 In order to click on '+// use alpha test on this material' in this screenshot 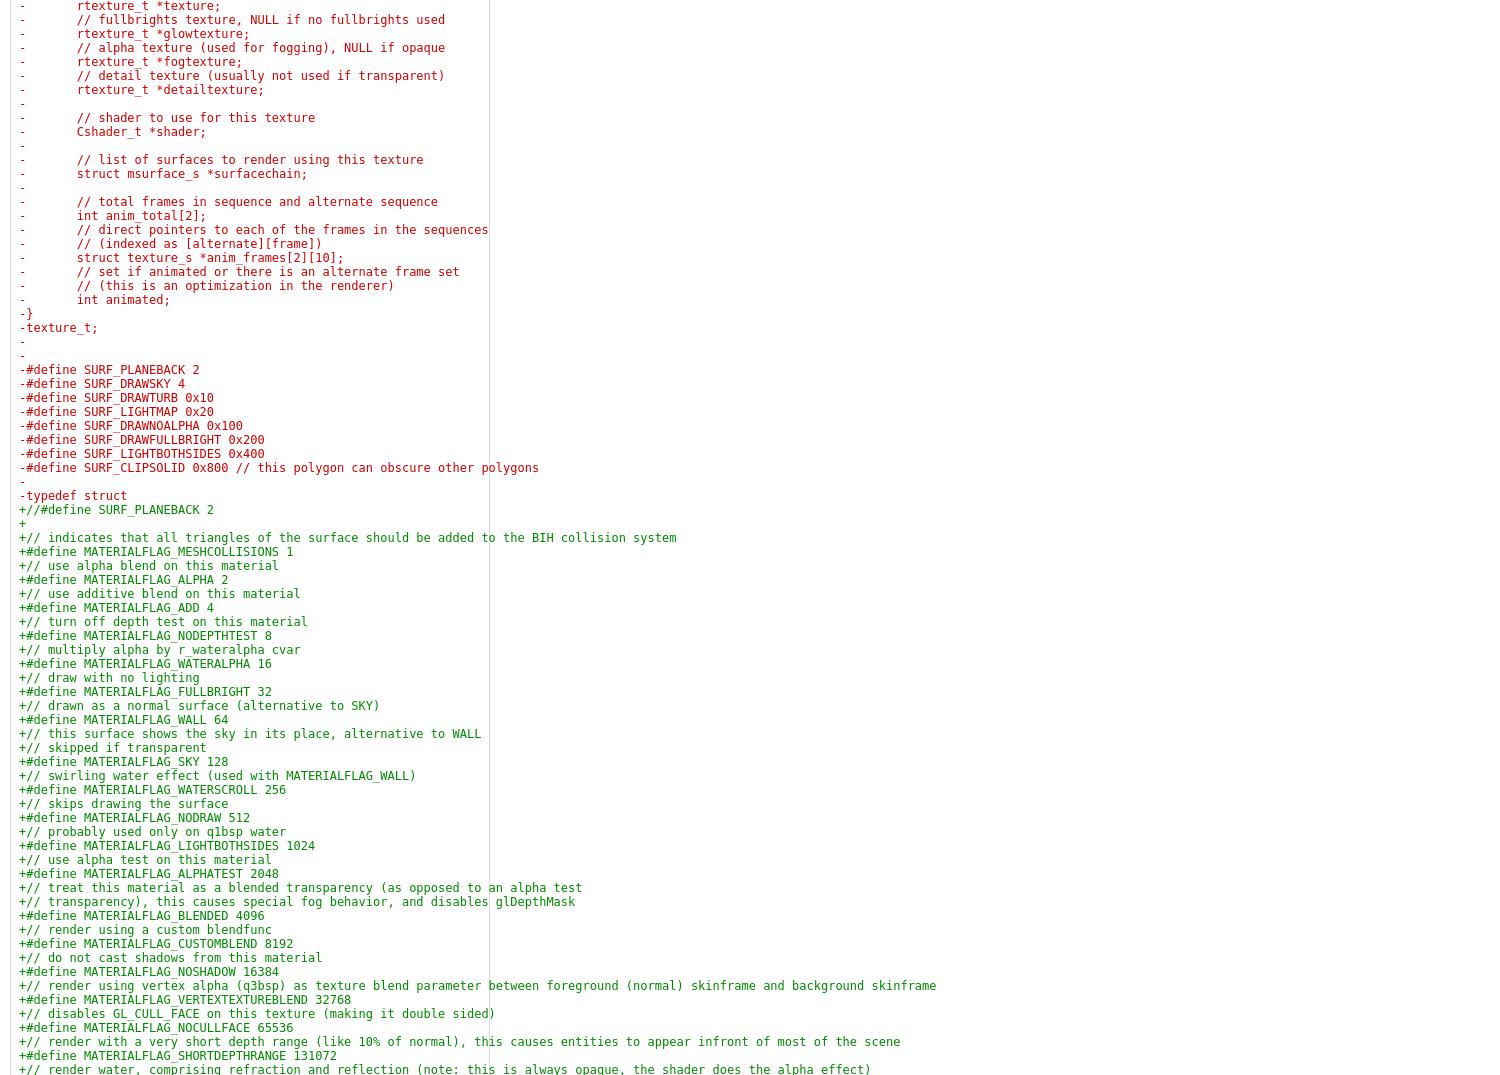, I will do `click(145, 860)`.